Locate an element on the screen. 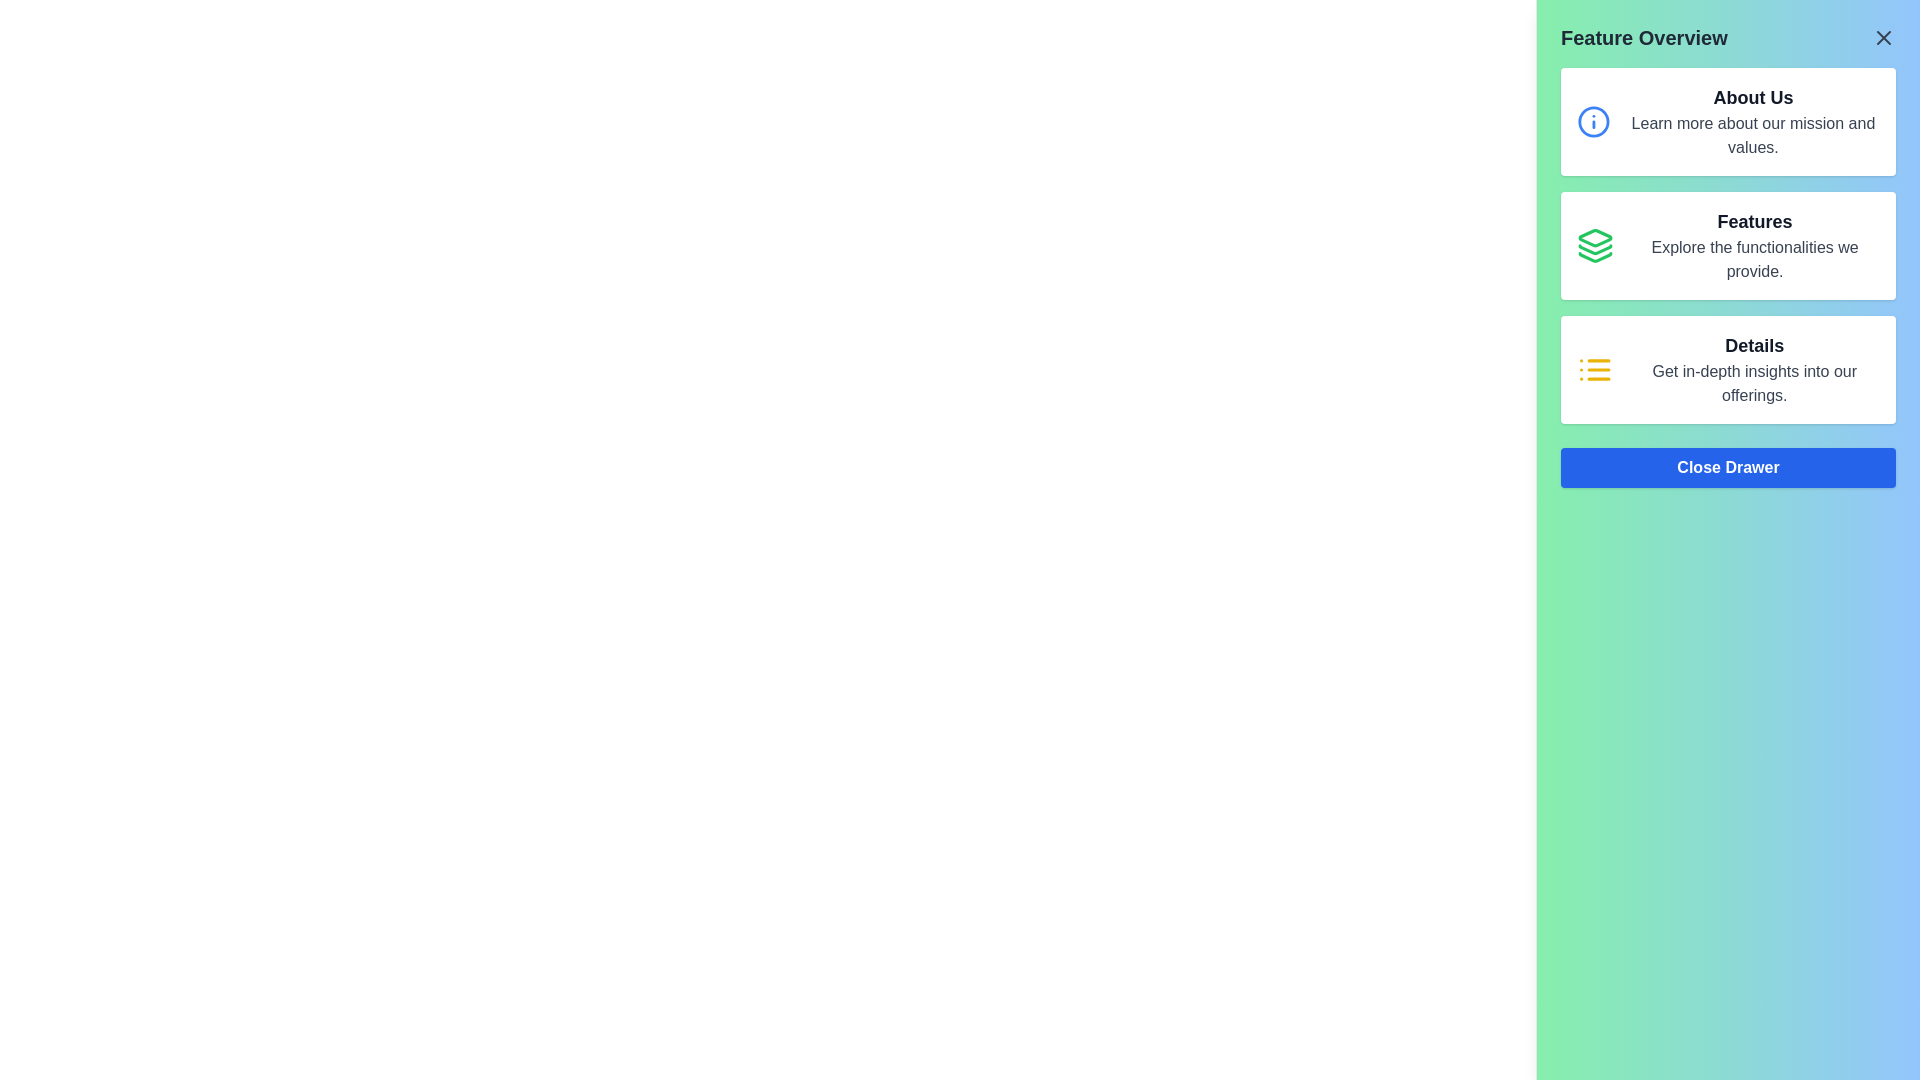 This screenshot has height=1080, width=1920. the interactive text block containing the heading 'Details' and the description 'Get in-depth insights into our offerings.' is located at coordinates (1753, 370).